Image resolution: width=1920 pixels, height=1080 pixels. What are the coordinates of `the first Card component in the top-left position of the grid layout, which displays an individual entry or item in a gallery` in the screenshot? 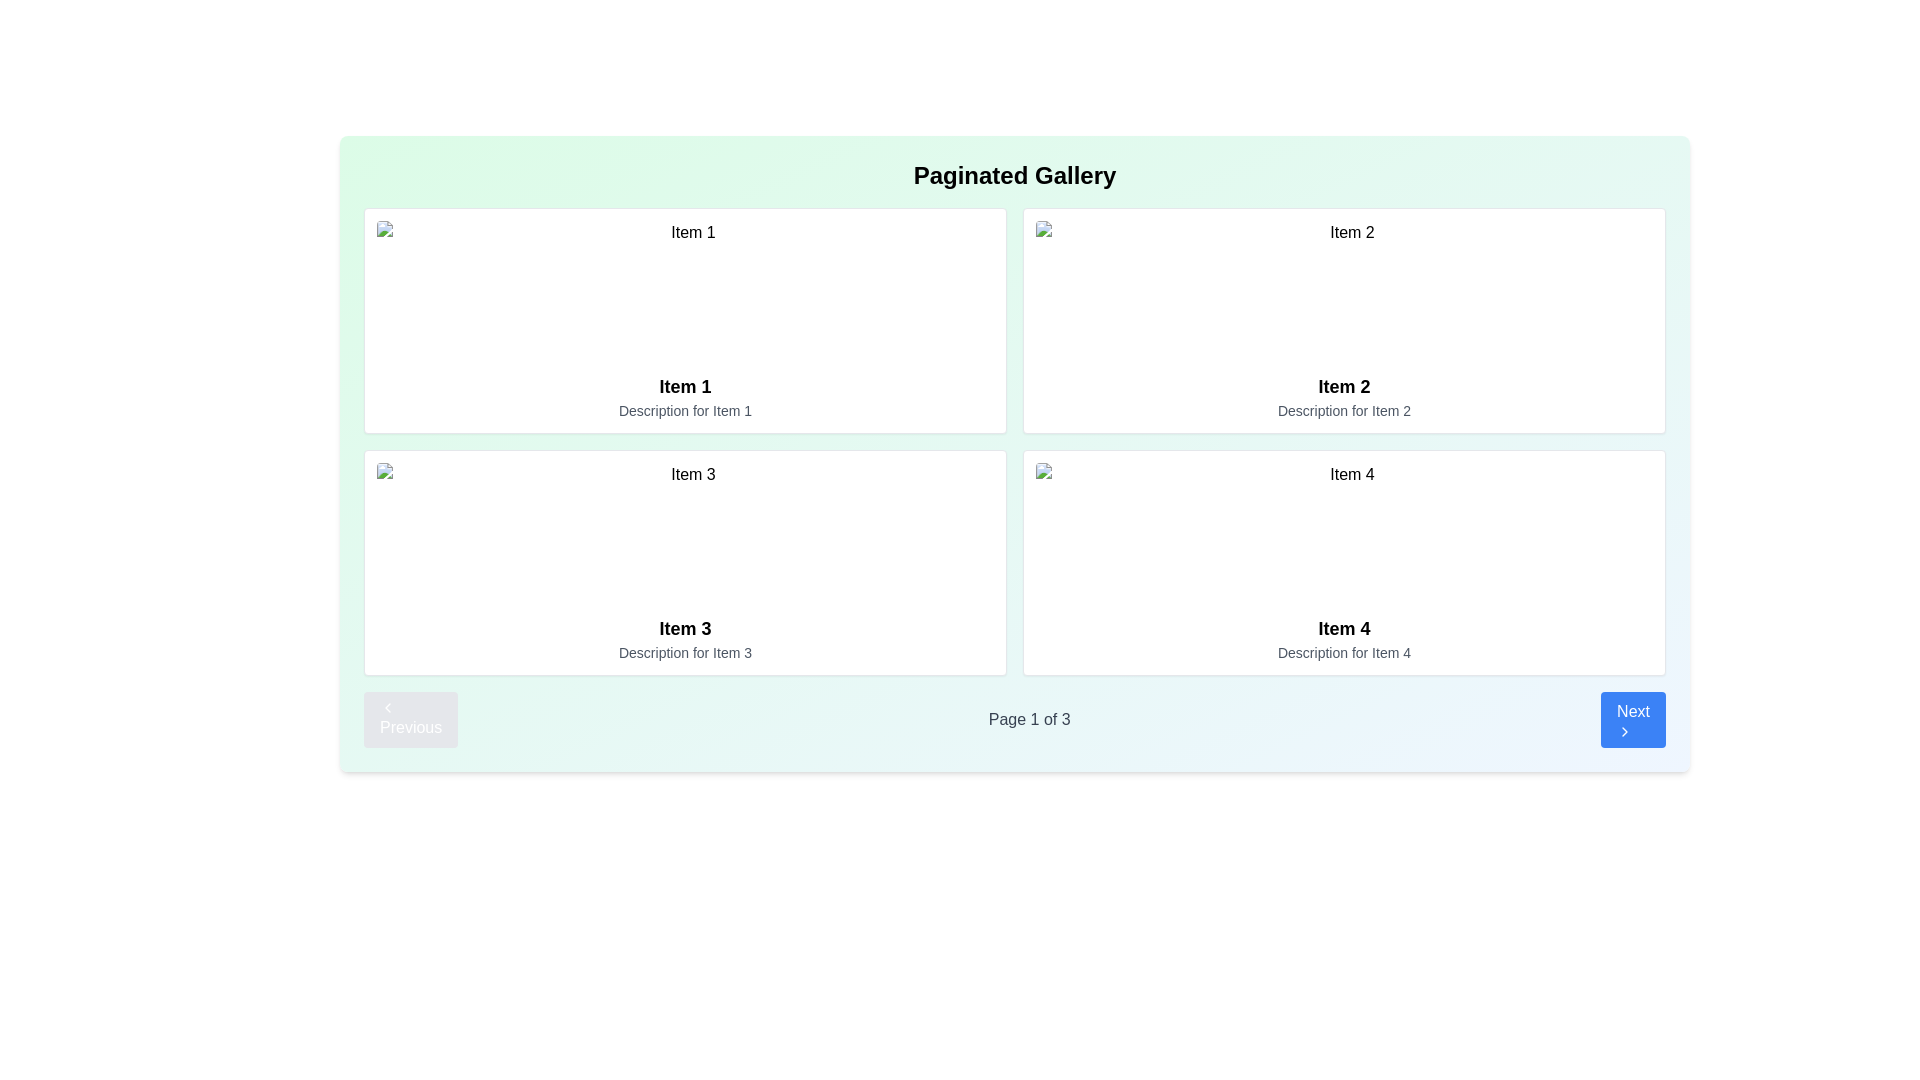 It's located at (685, 319).